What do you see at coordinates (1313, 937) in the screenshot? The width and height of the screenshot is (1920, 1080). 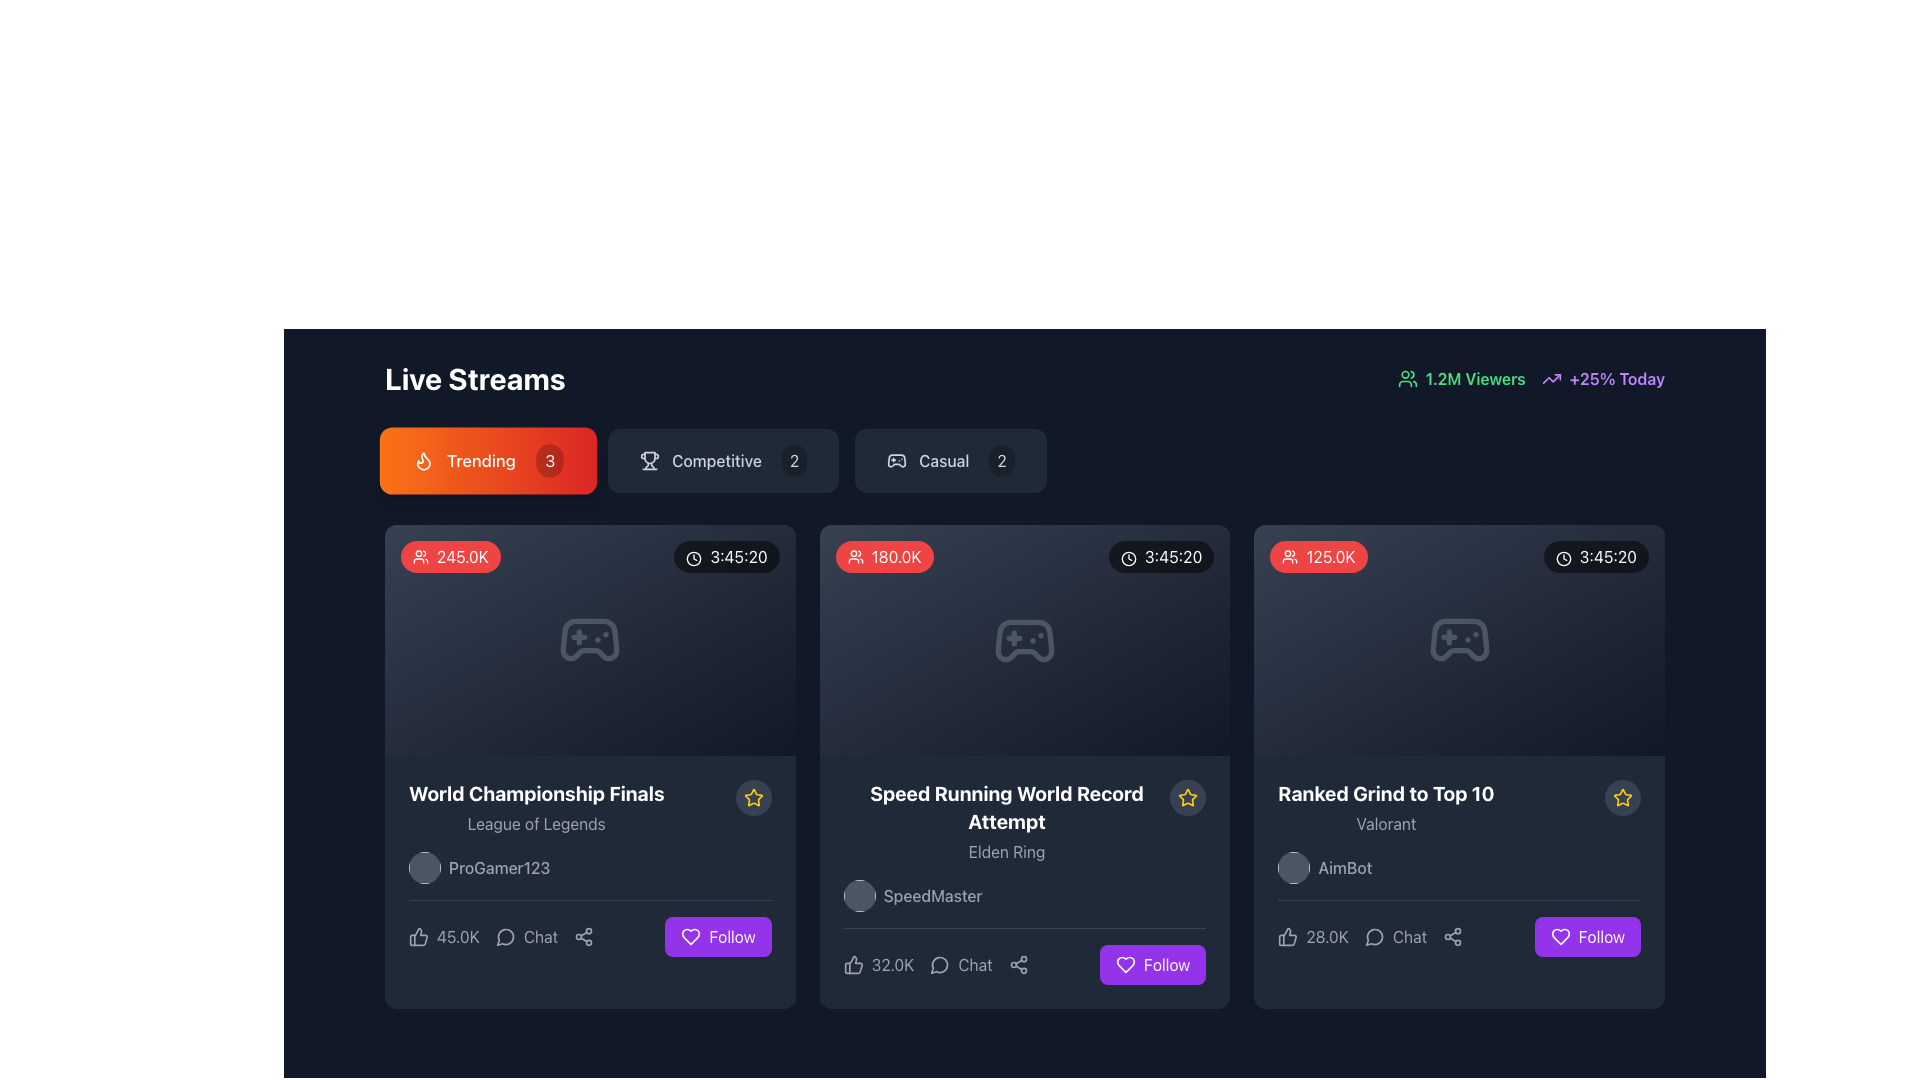 I see `the likes button located in the bottom-left section of the 'Ranked Grind to Top 10' card` at bounding box center [1313, 937].